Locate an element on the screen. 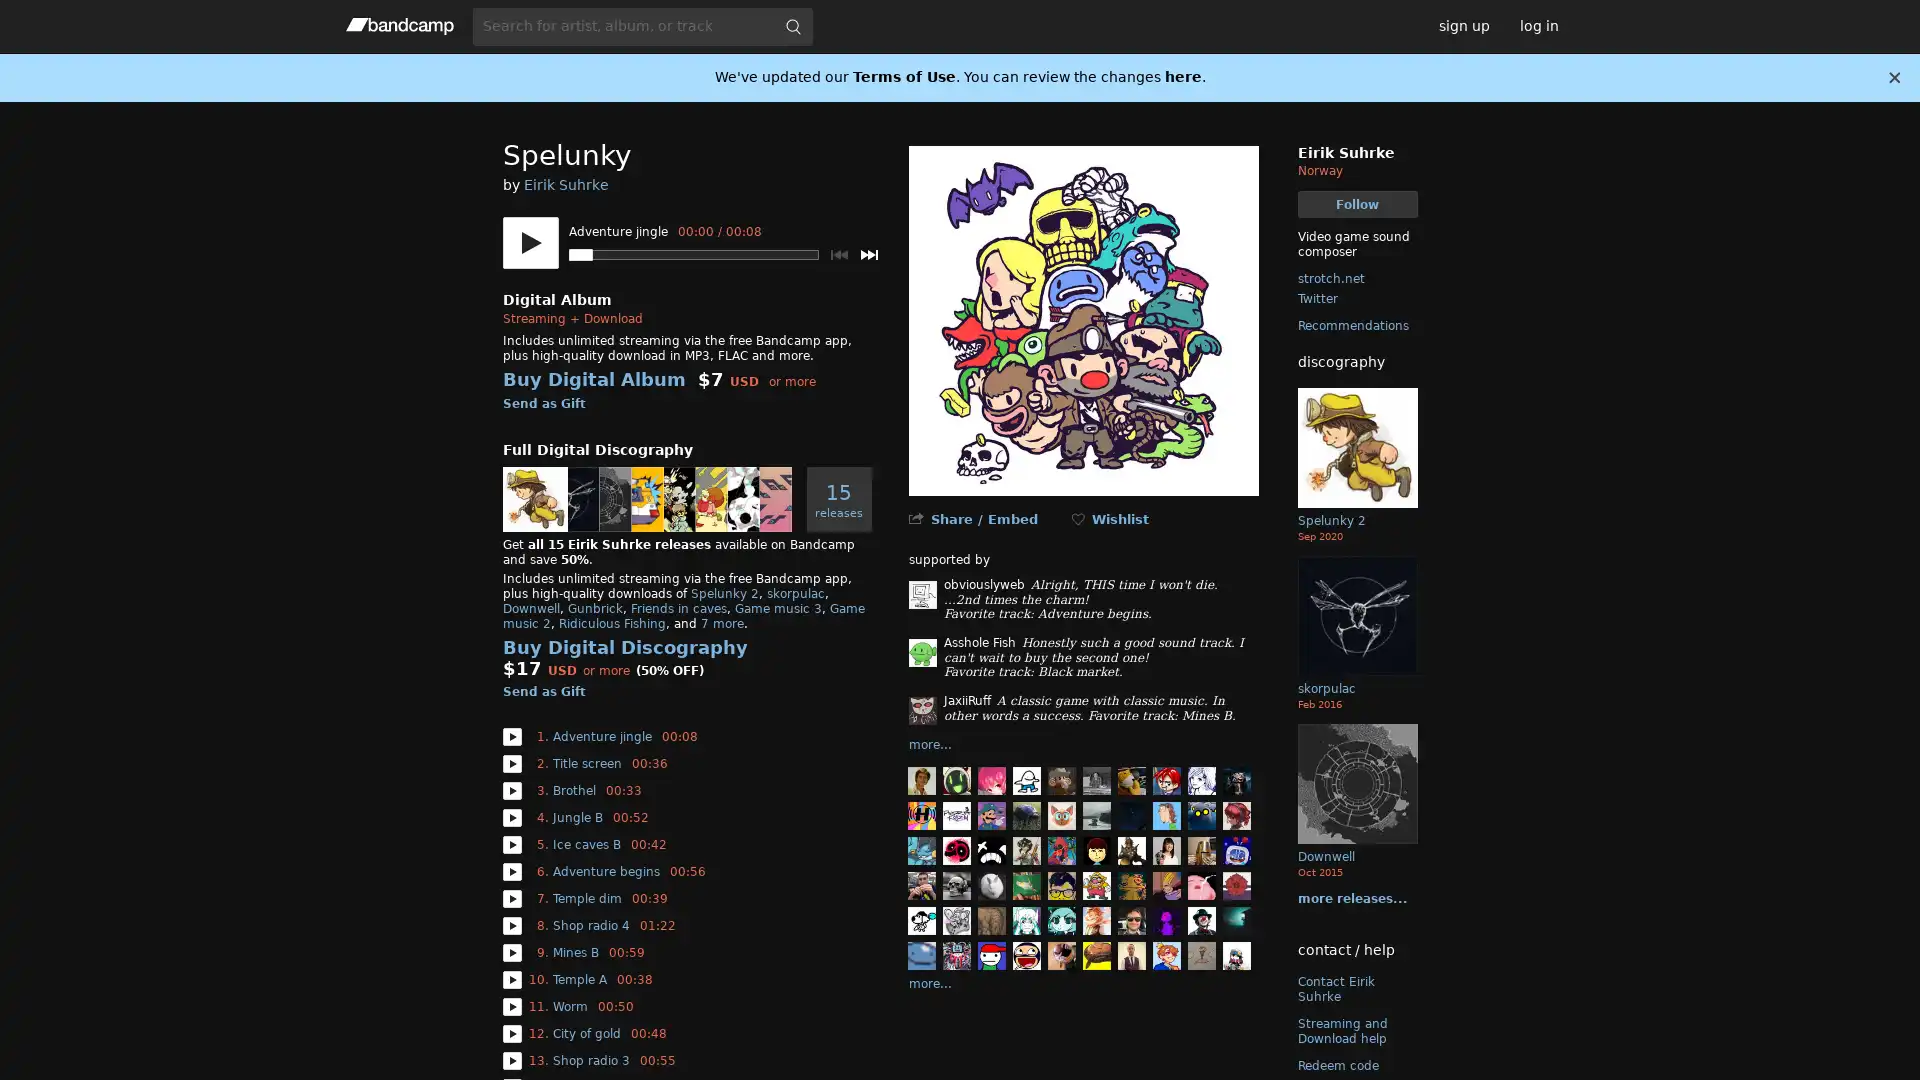 The image size is (1920, 1080). submit for full search page is located at coordinates (791, 26).